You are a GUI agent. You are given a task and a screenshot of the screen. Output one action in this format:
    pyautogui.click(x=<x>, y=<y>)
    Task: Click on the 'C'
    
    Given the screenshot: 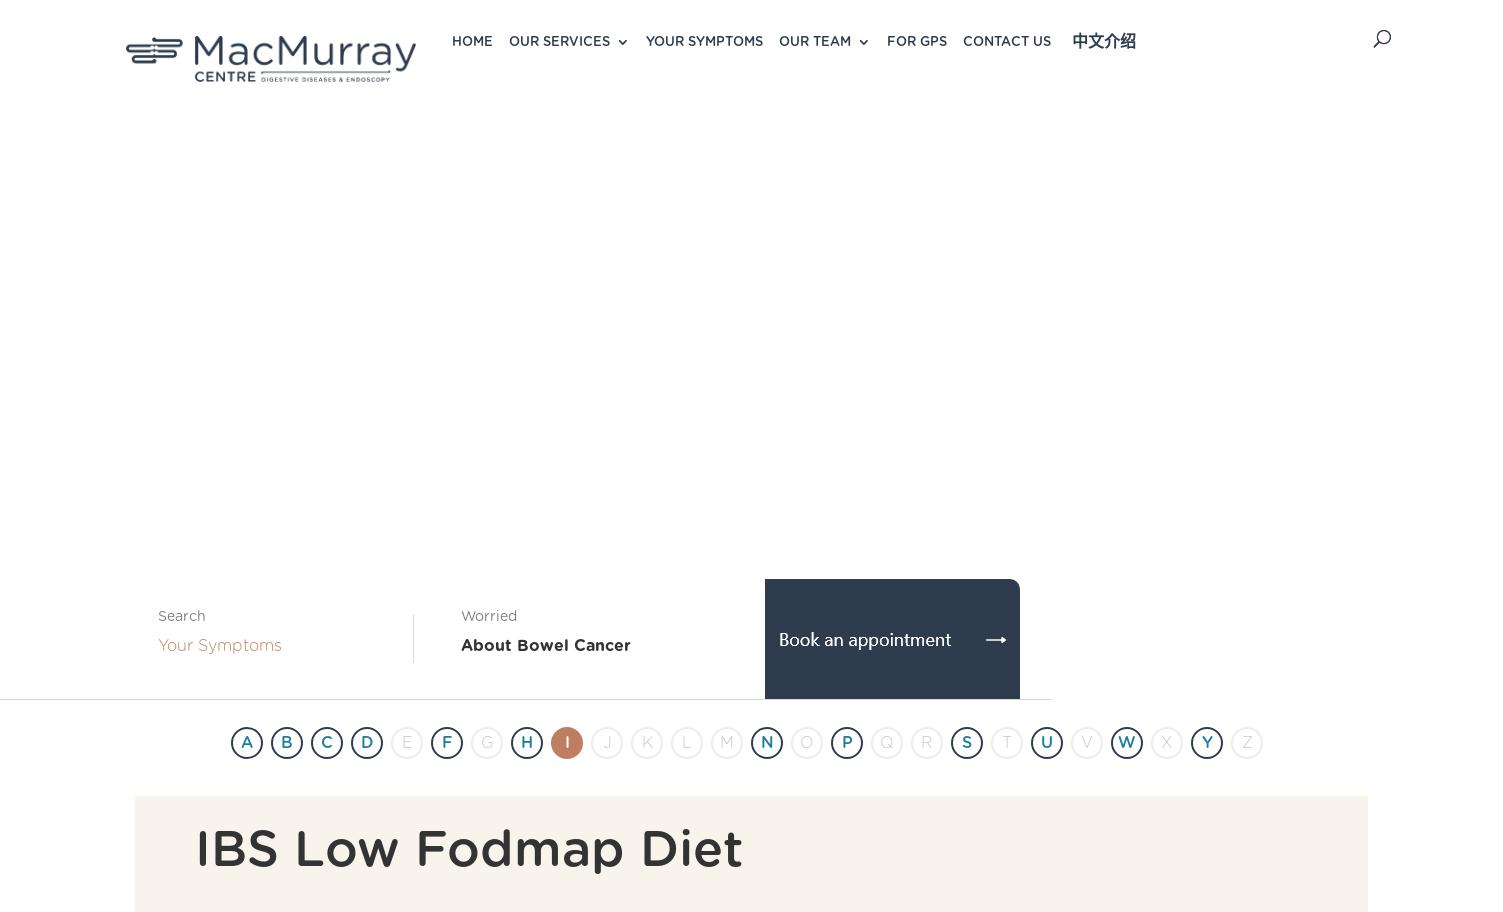 What is the action you would take?
    pyautogui.click(x=326, y=742)
    